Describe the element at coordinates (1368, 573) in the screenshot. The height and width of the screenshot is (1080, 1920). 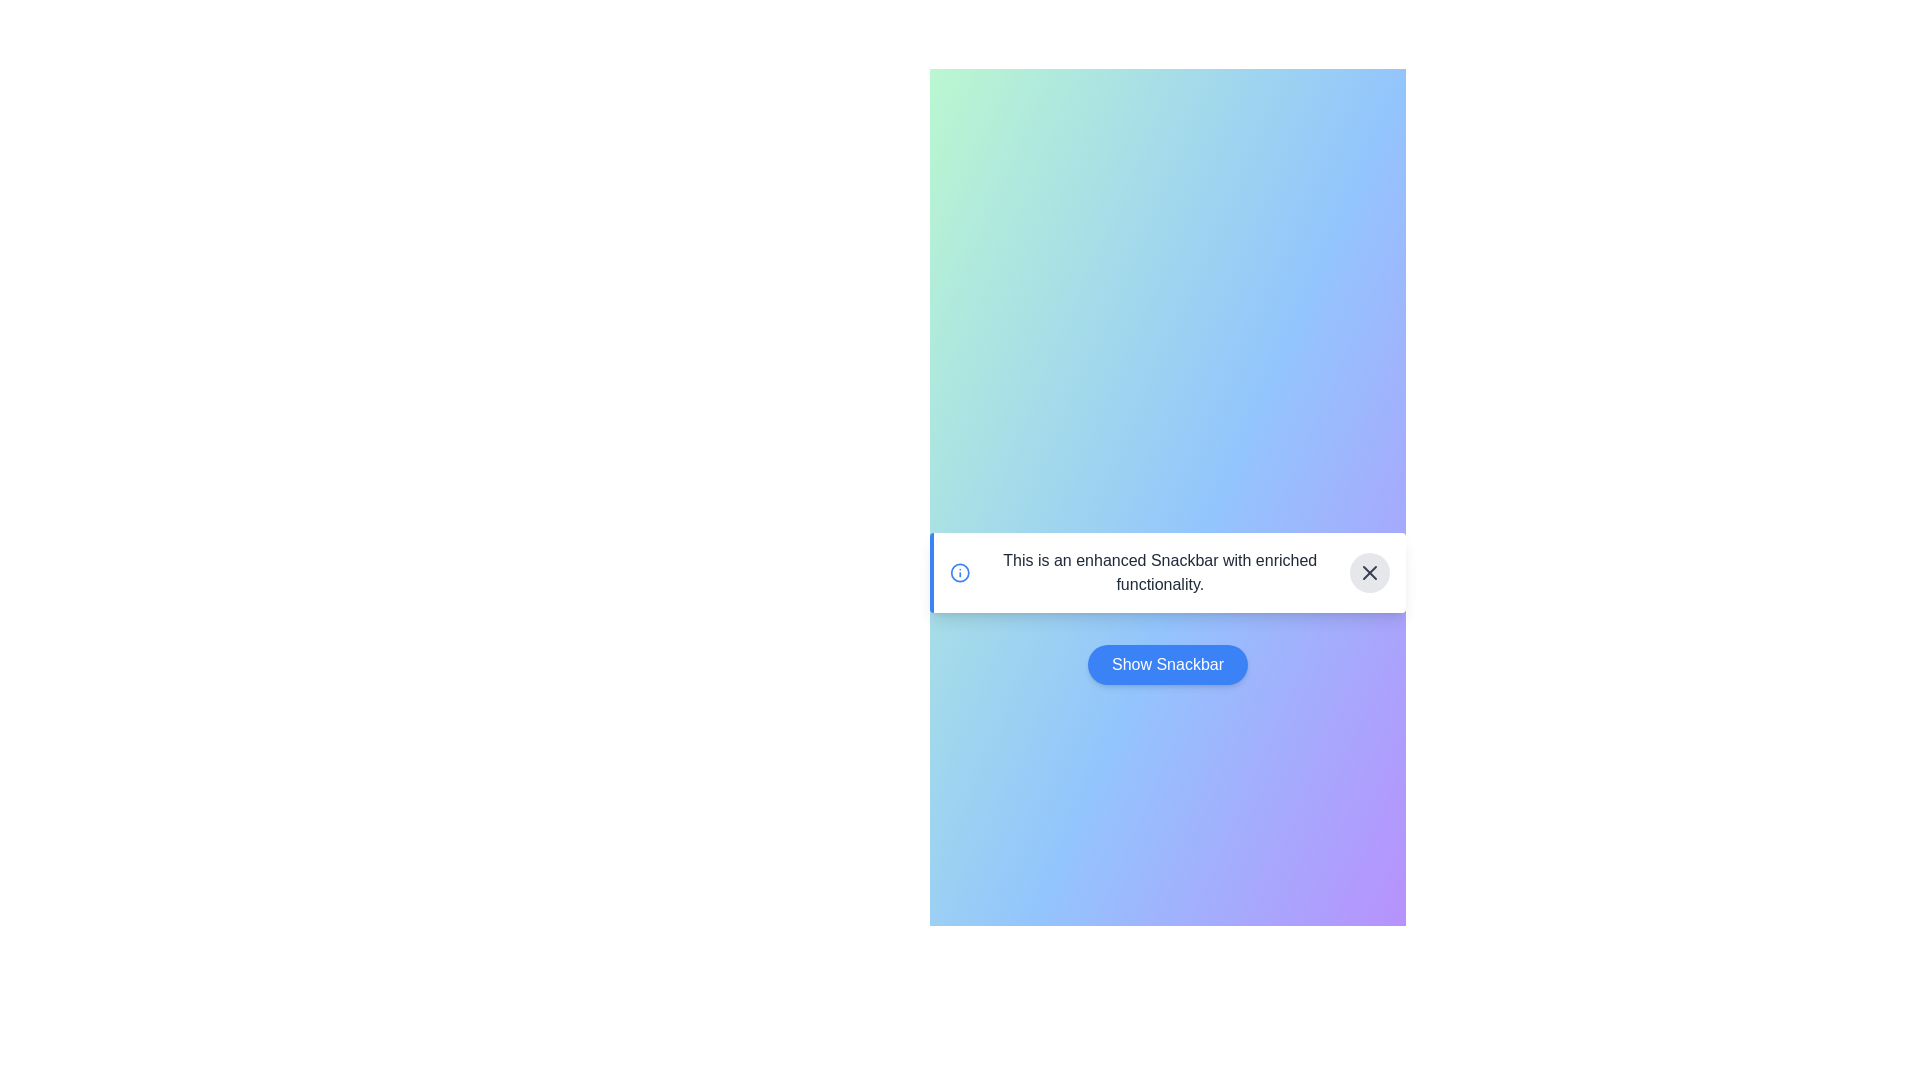
I see `the close icon (an 'X' character in gray) located at the right side of the snackbar component` at that location.